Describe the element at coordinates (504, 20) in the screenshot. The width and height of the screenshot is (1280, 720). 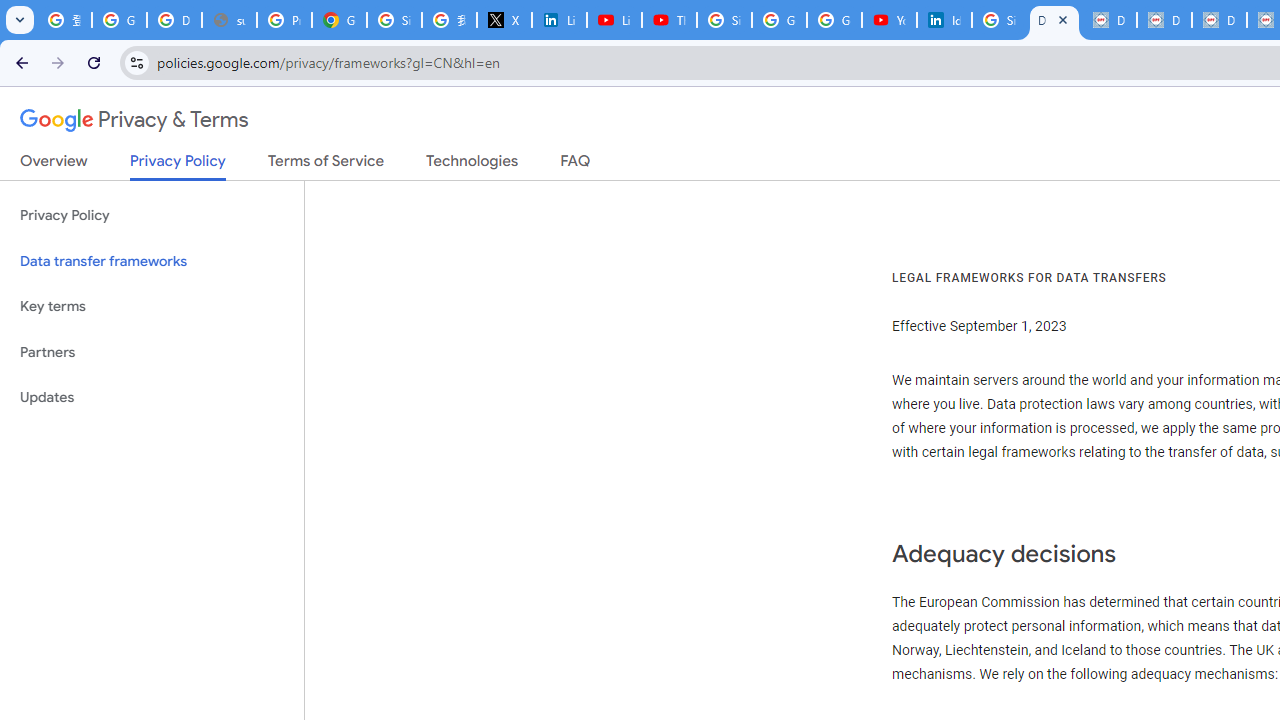
I see `'X'` at that location.